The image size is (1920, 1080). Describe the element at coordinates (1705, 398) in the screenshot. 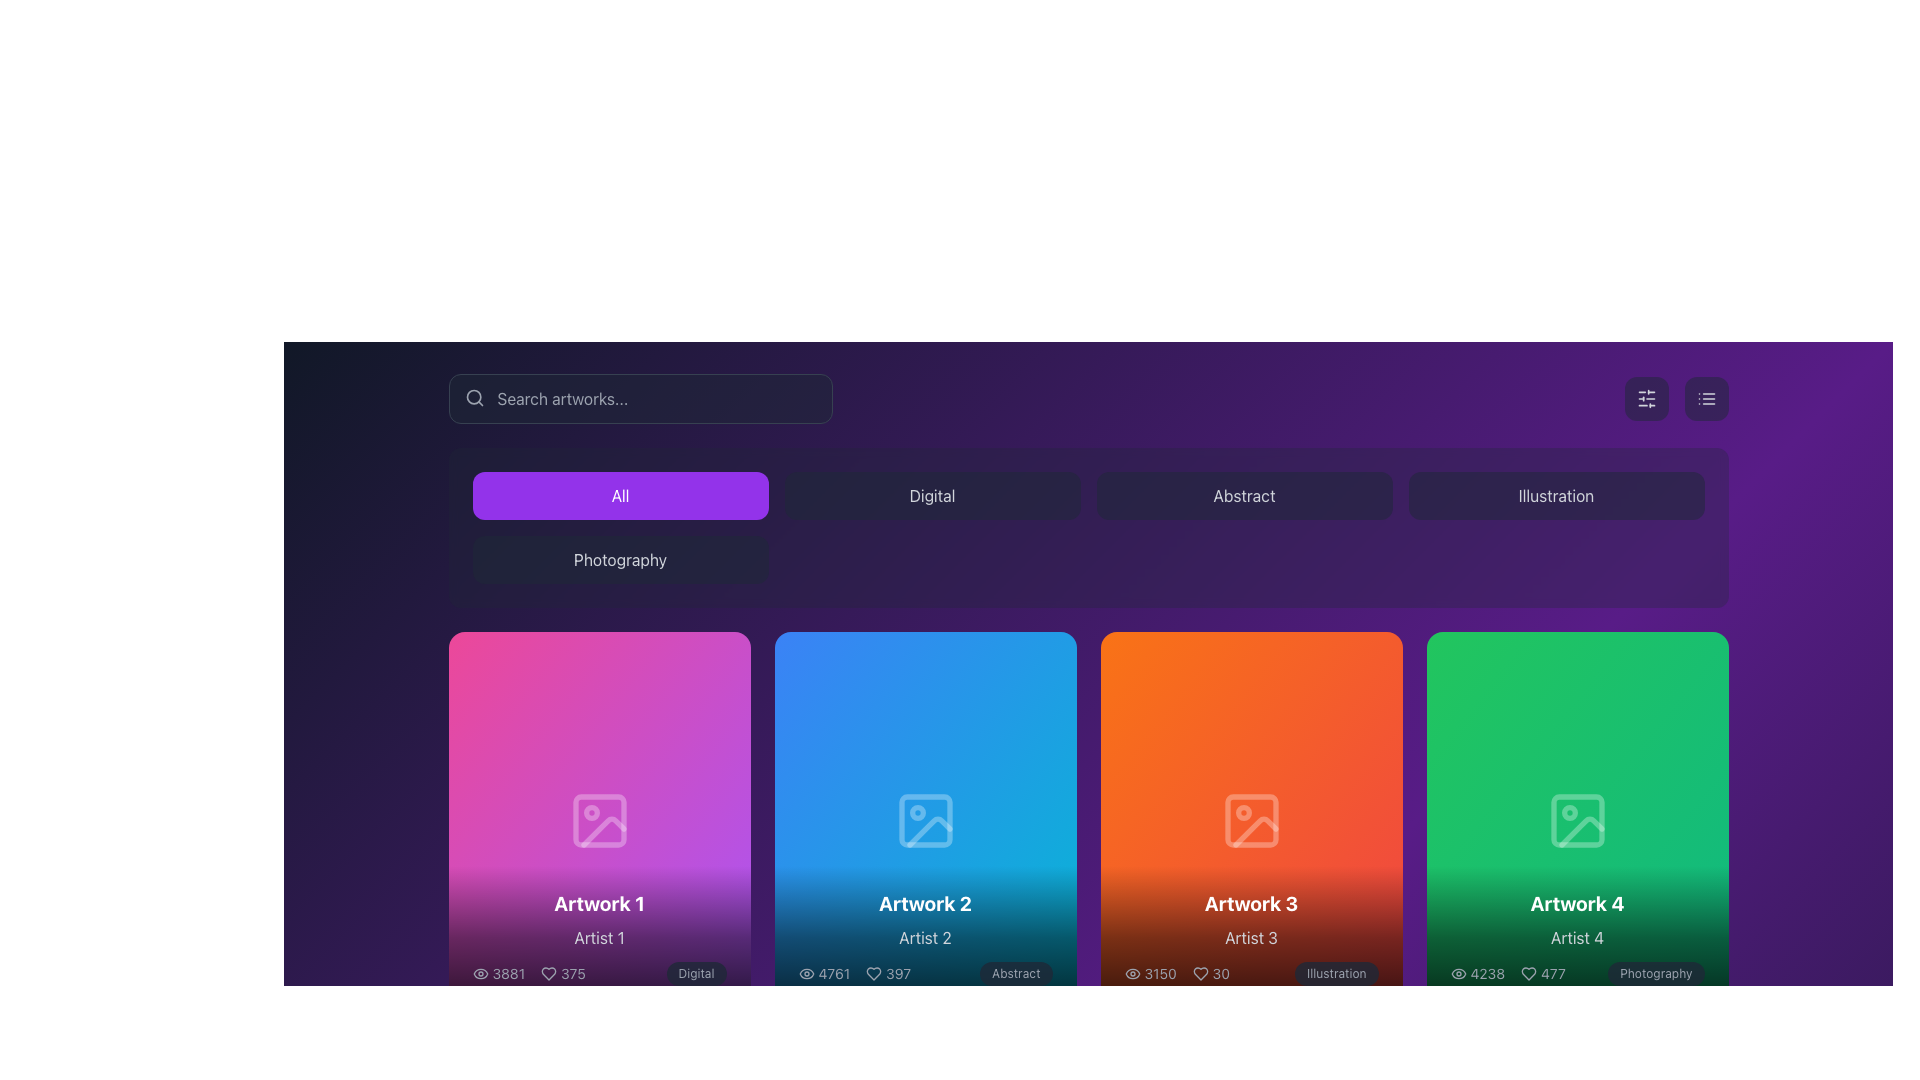

I see `the second button in the top-right corner with a rounded rectangle shape and a dark semi-transparent background` at that location.